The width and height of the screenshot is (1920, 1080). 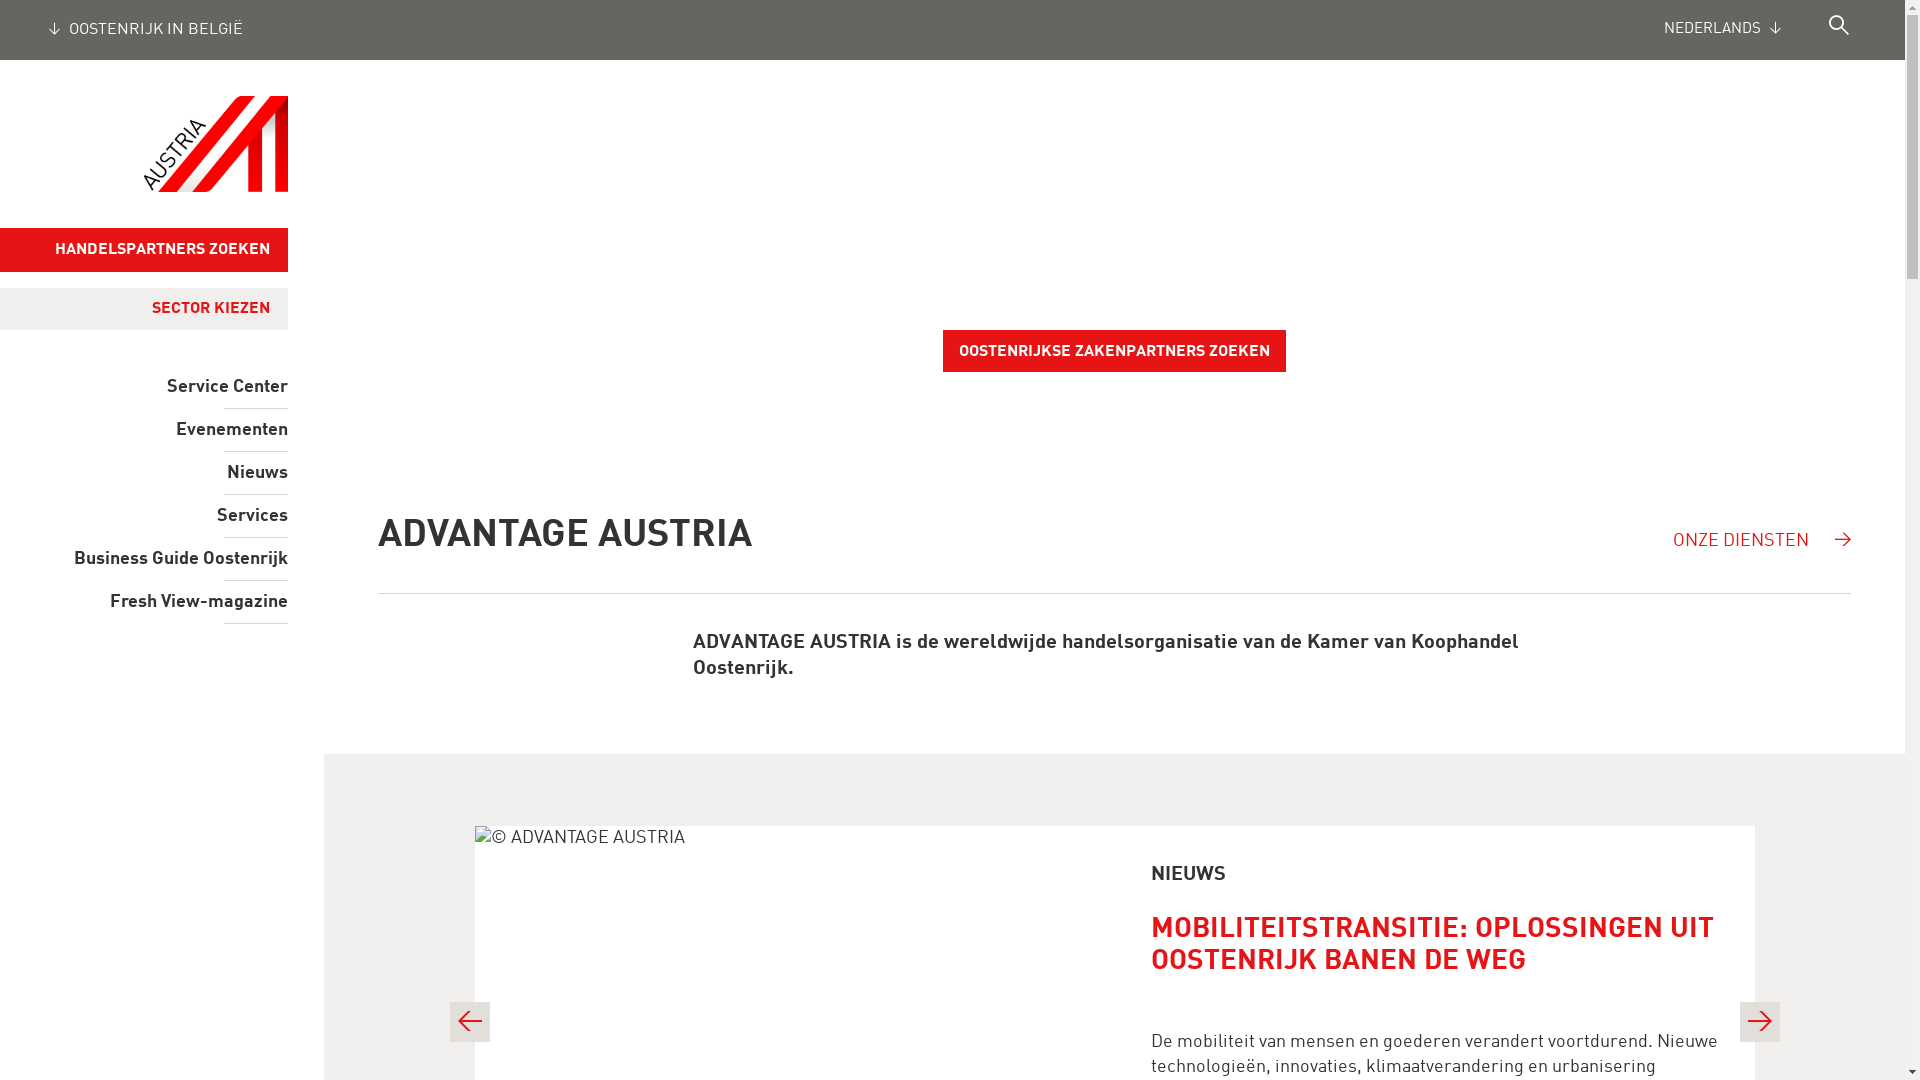 I want to click on 'Logo', so click(x=216, y=142).